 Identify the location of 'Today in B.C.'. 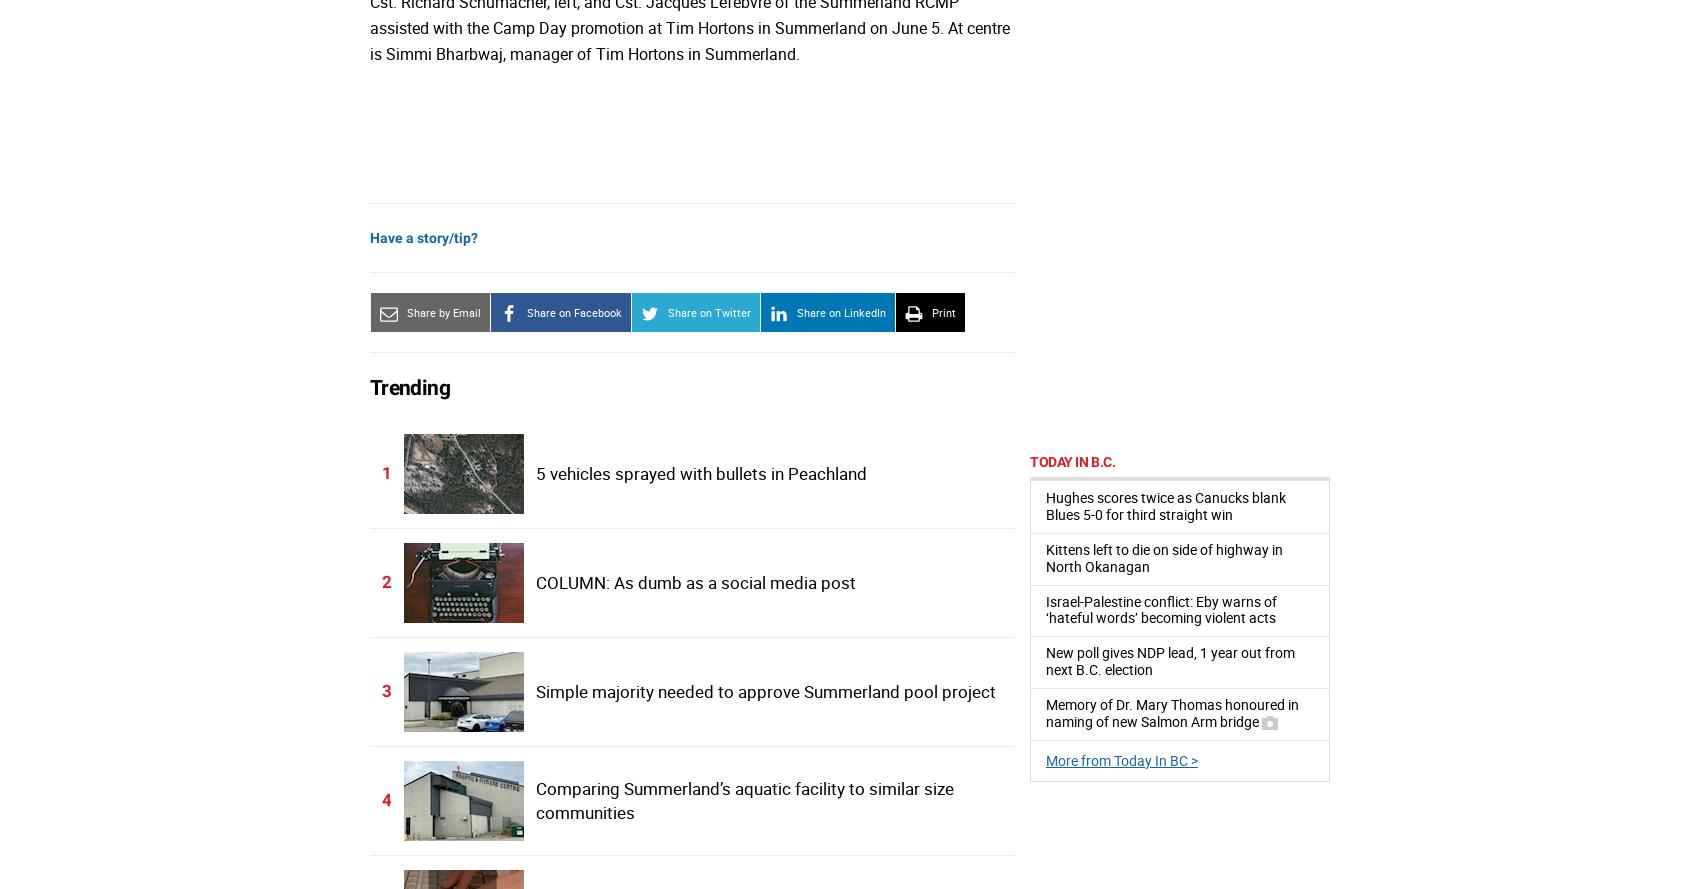
(1072, 461).